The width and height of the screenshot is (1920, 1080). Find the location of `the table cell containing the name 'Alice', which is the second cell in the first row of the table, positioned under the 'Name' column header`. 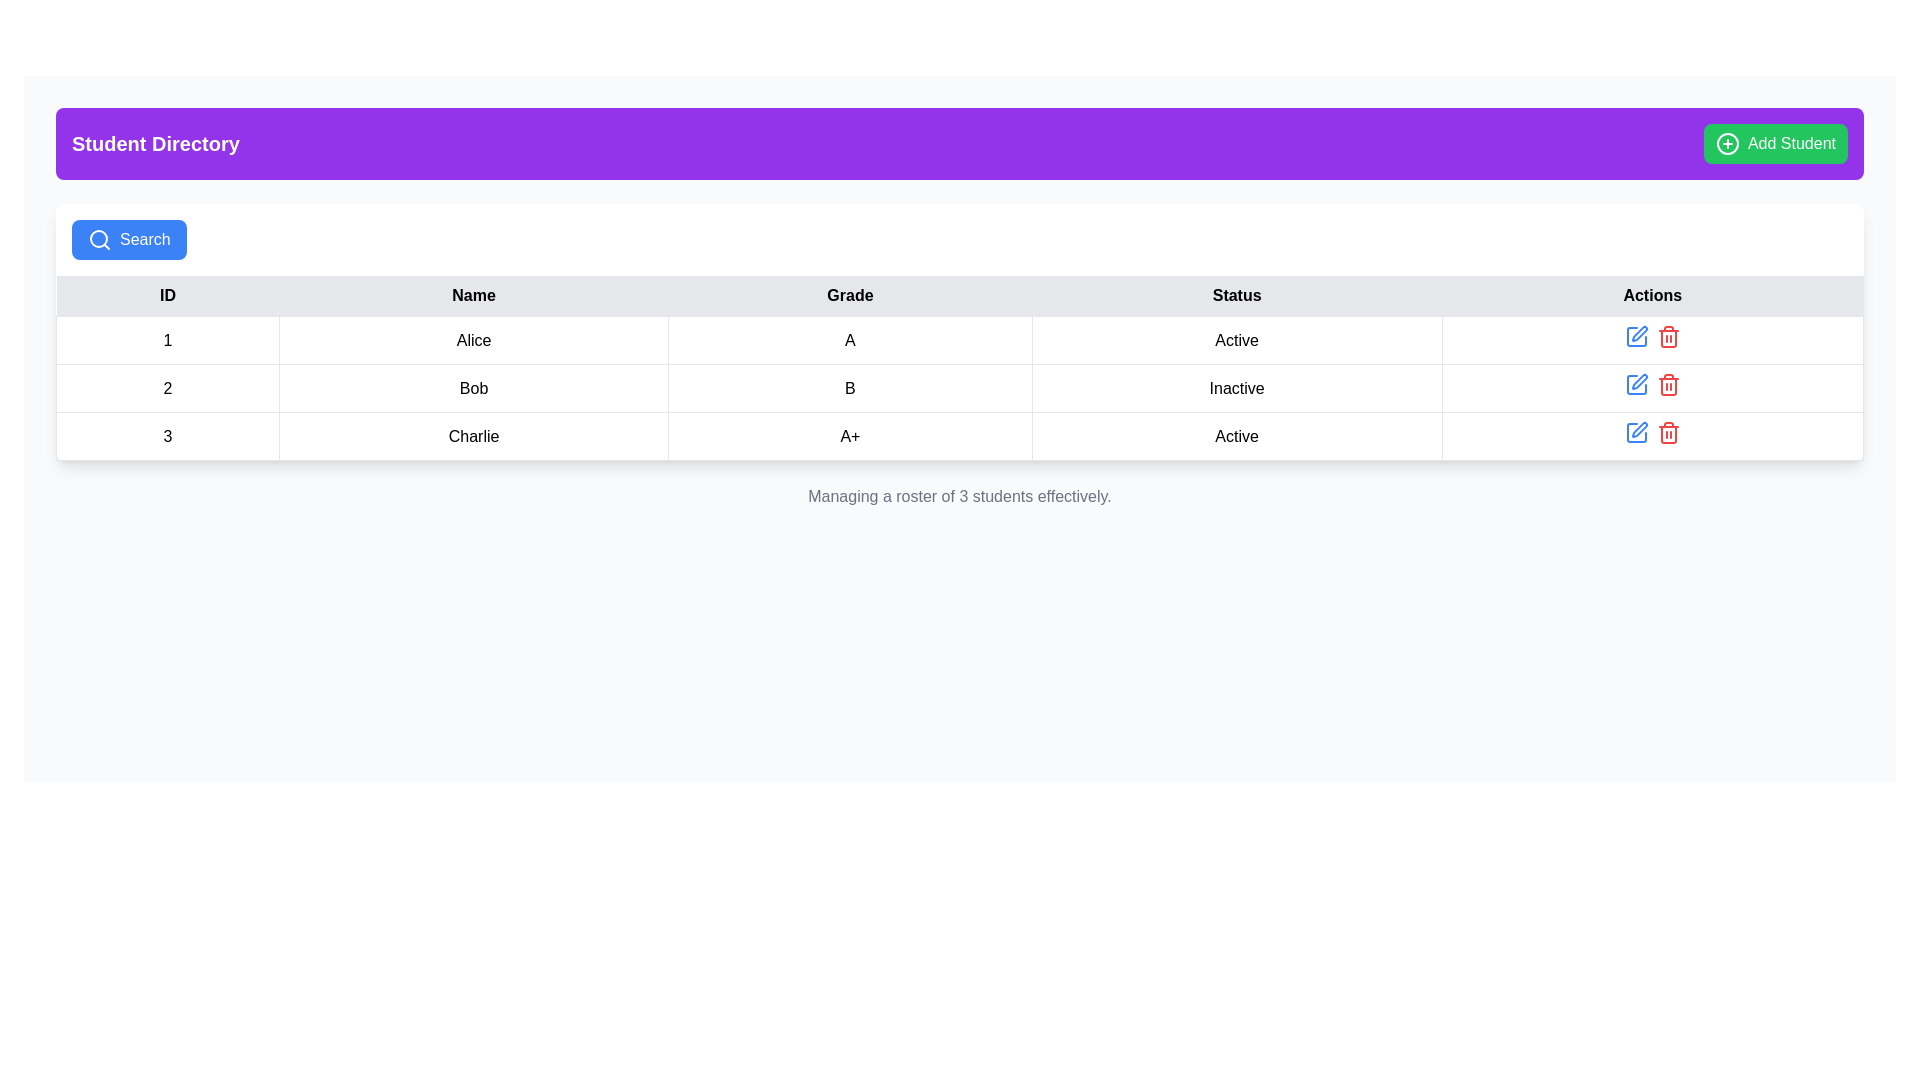

the table cell containing the name 'Alice', which is the second cell in the first row of the table, positioned under the 'Name' column header is located at coordinates (473, 339).